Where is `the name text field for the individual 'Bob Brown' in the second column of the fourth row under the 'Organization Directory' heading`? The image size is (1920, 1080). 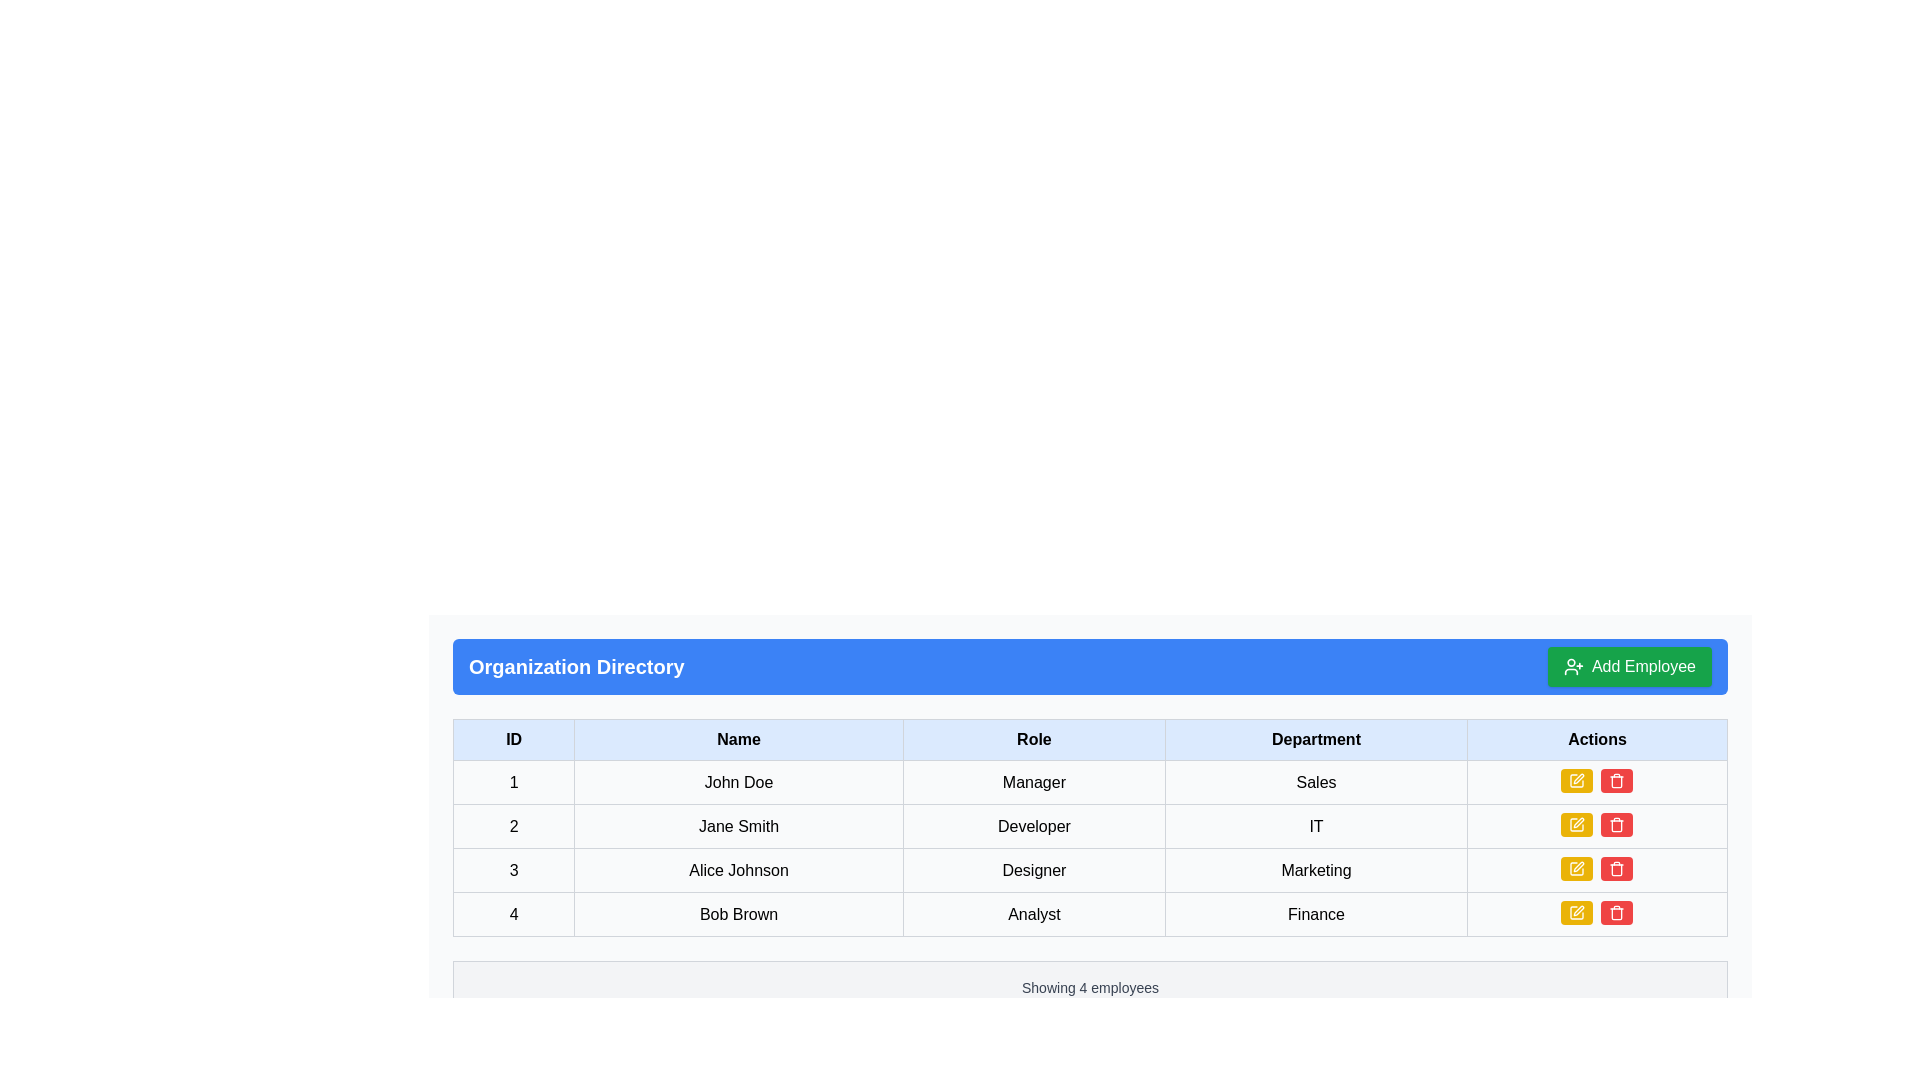 the name text field for the individual 'Bob Brown' in the second column of the fourth row under the 'Organization Directory' heading is located at coordinates (738, 914).